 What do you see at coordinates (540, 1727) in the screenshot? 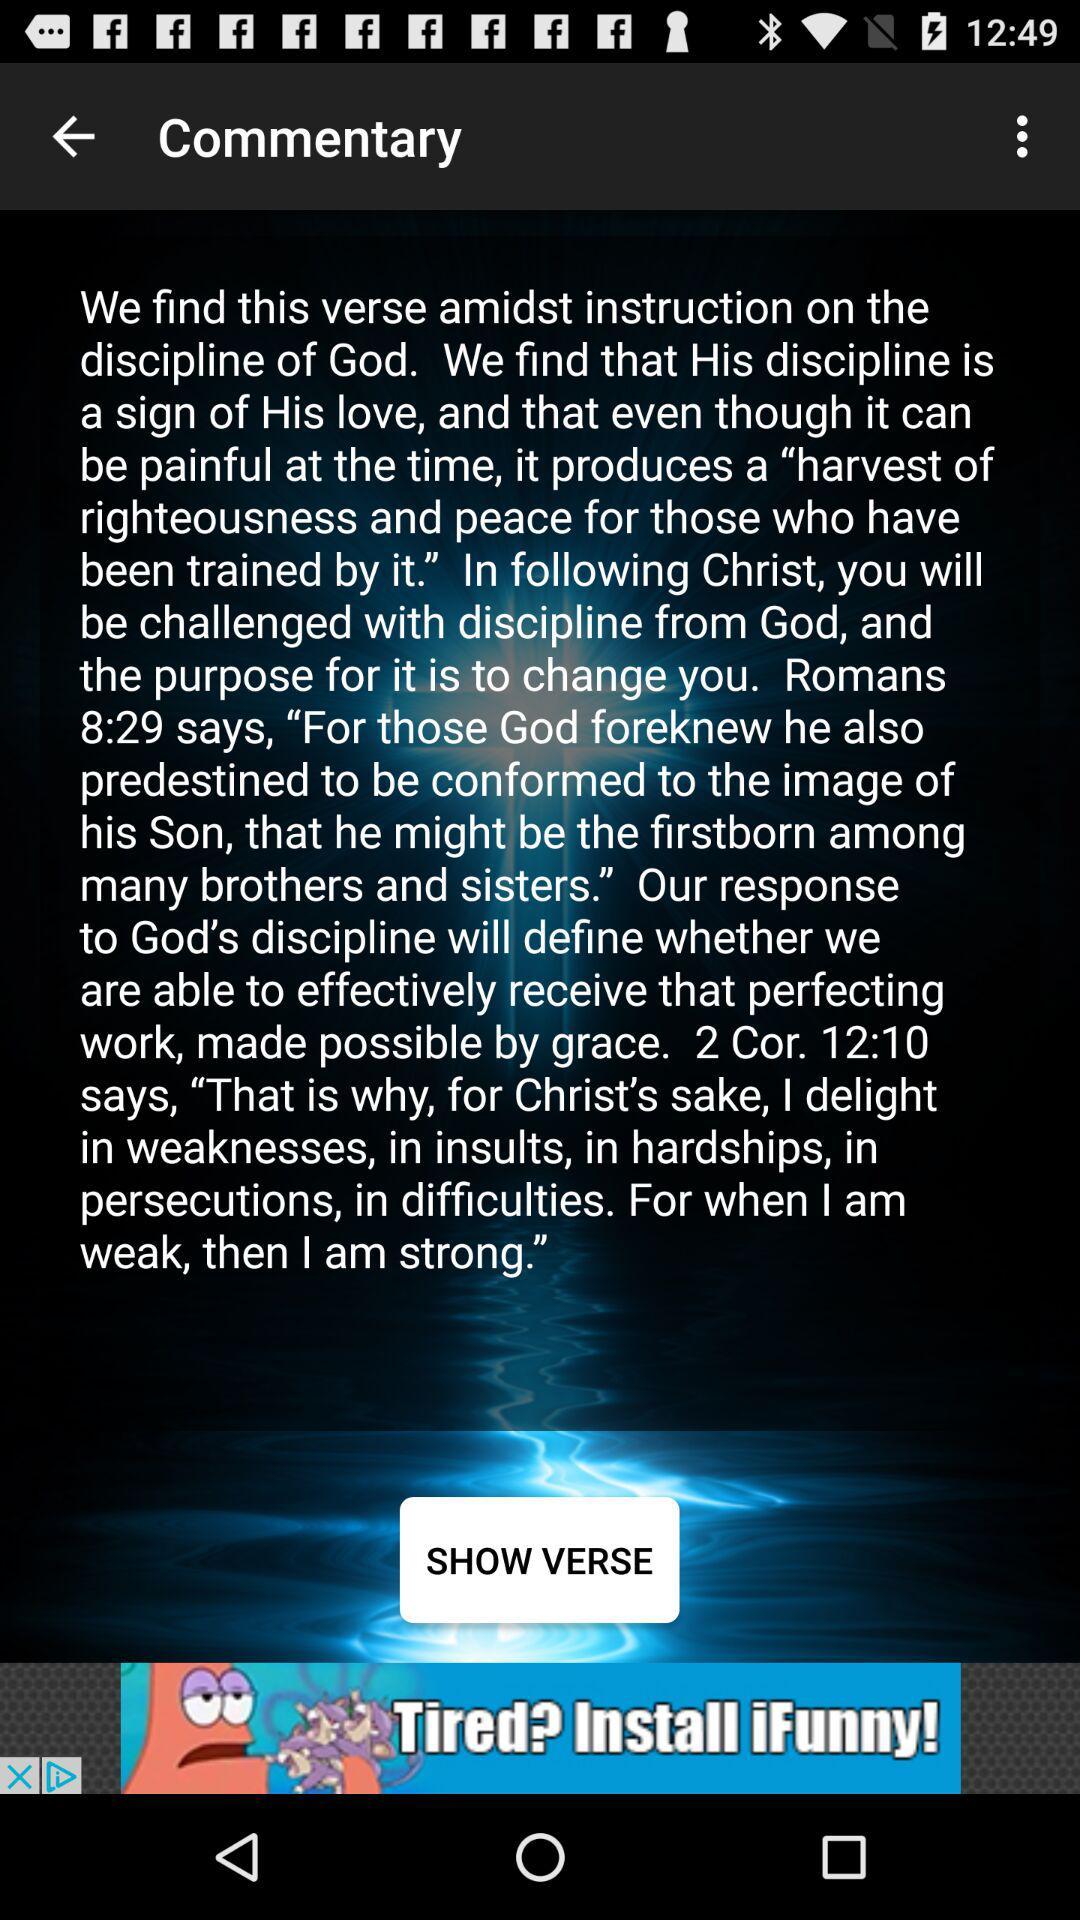
I see `banner` at bounding box center [540, 1727].